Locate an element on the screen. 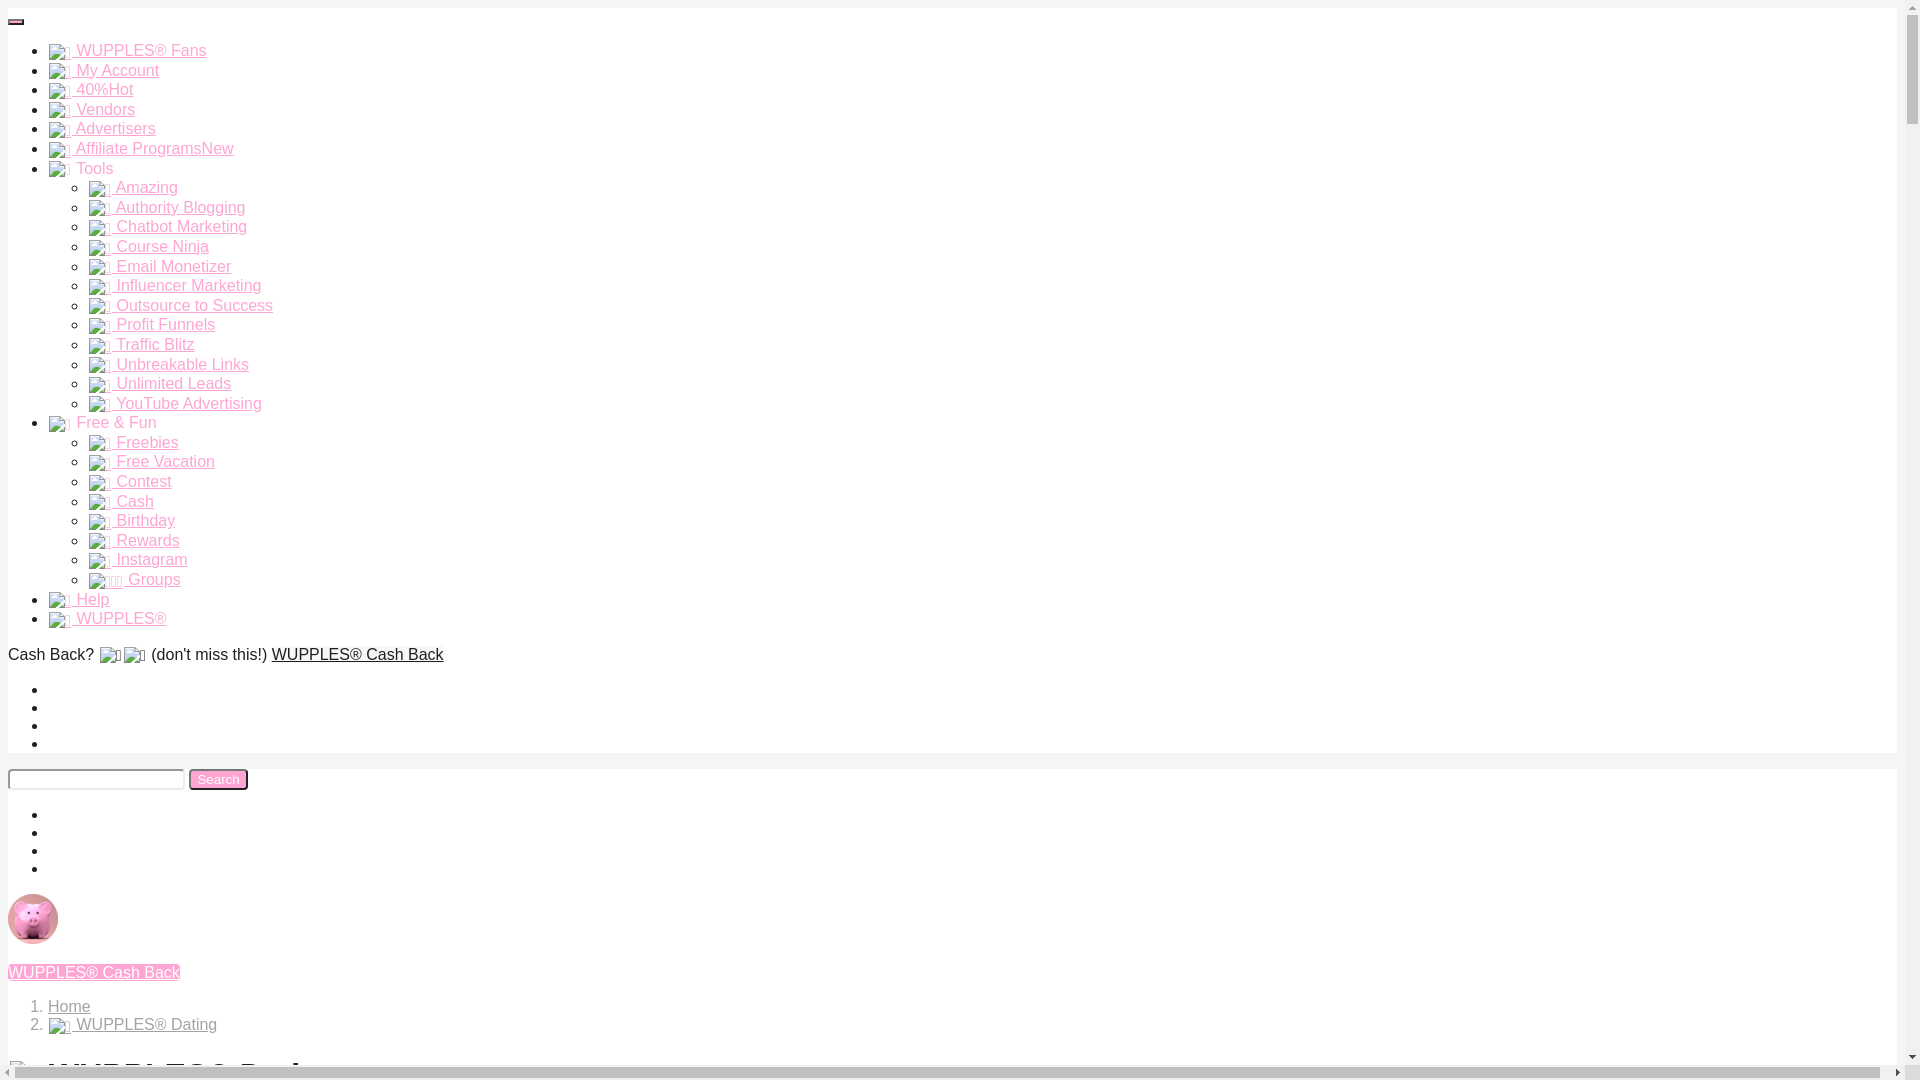 The height and width of the screenshot is (1080, 1920). 'Contest' is located at coordinates (128, 481).